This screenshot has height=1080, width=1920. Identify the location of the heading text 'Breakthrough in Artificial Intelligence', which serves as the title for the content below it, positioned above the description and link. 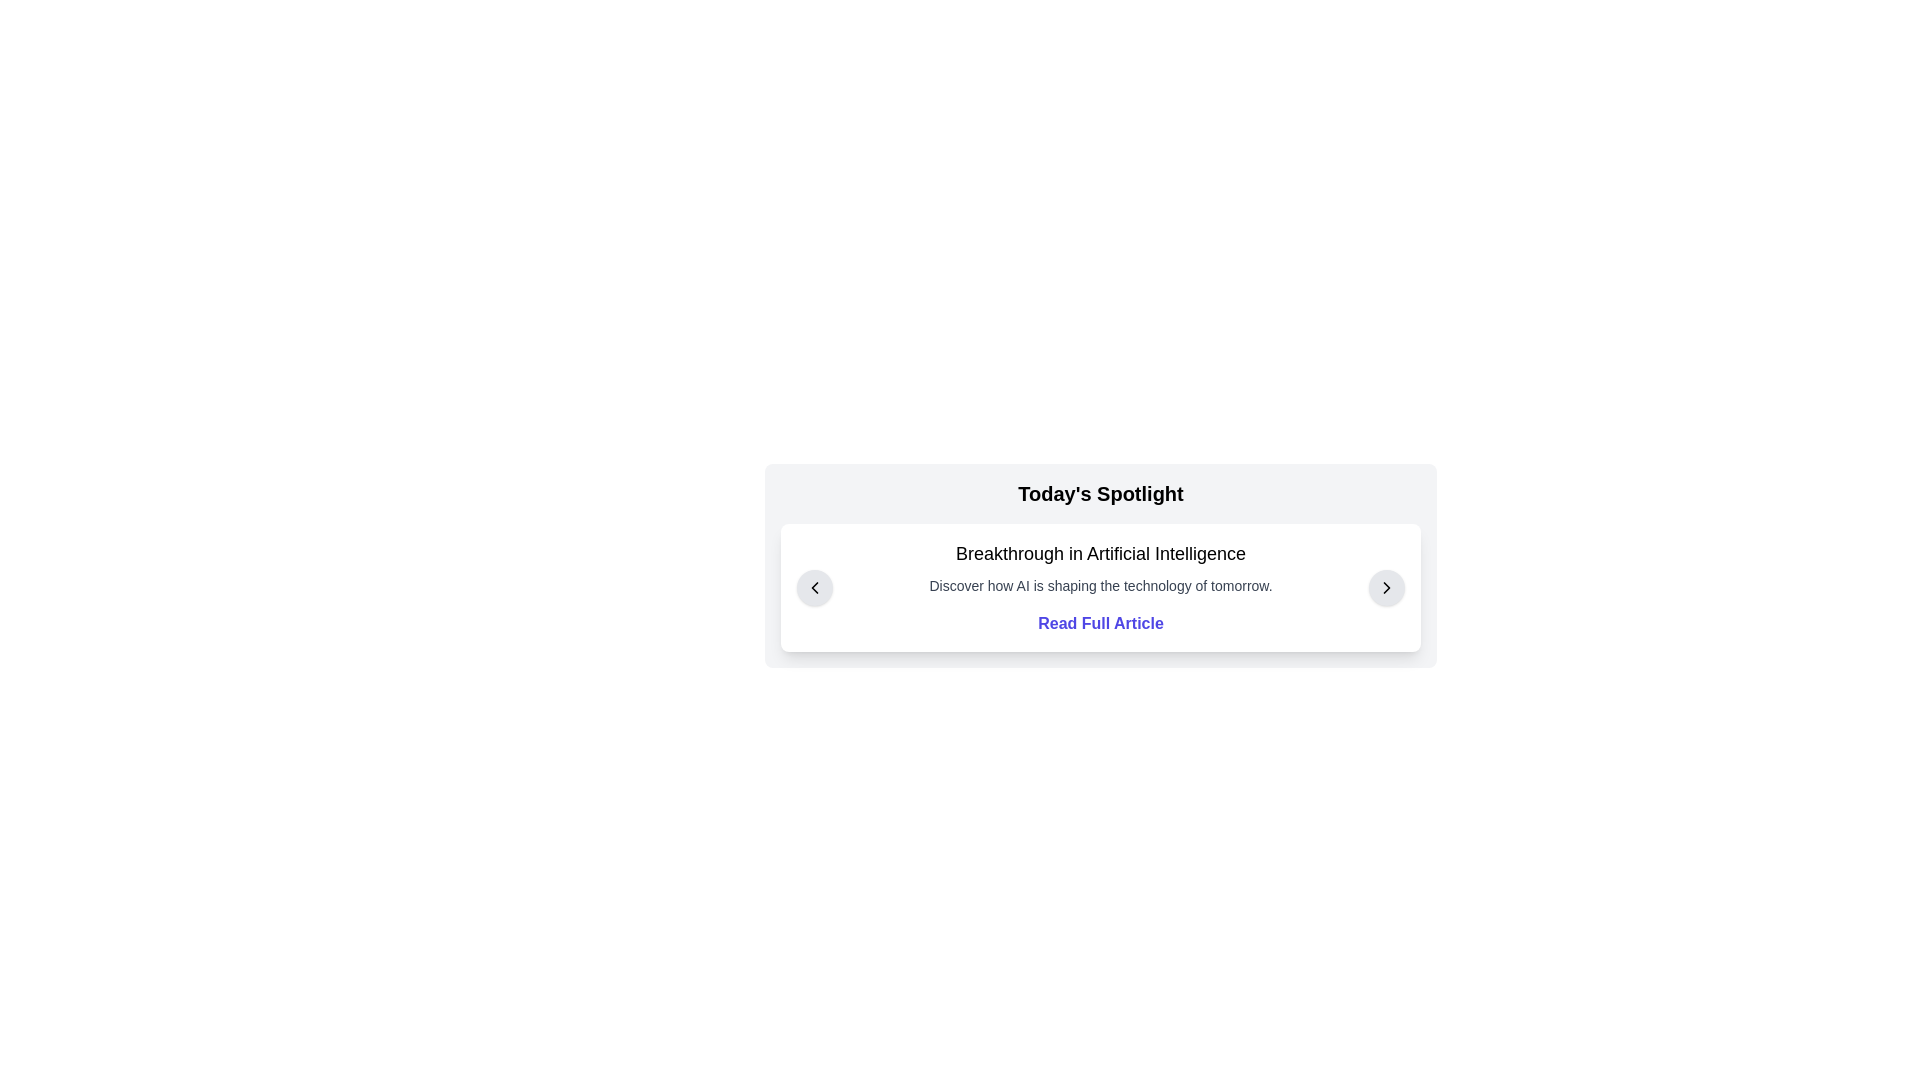
(1099, 554).